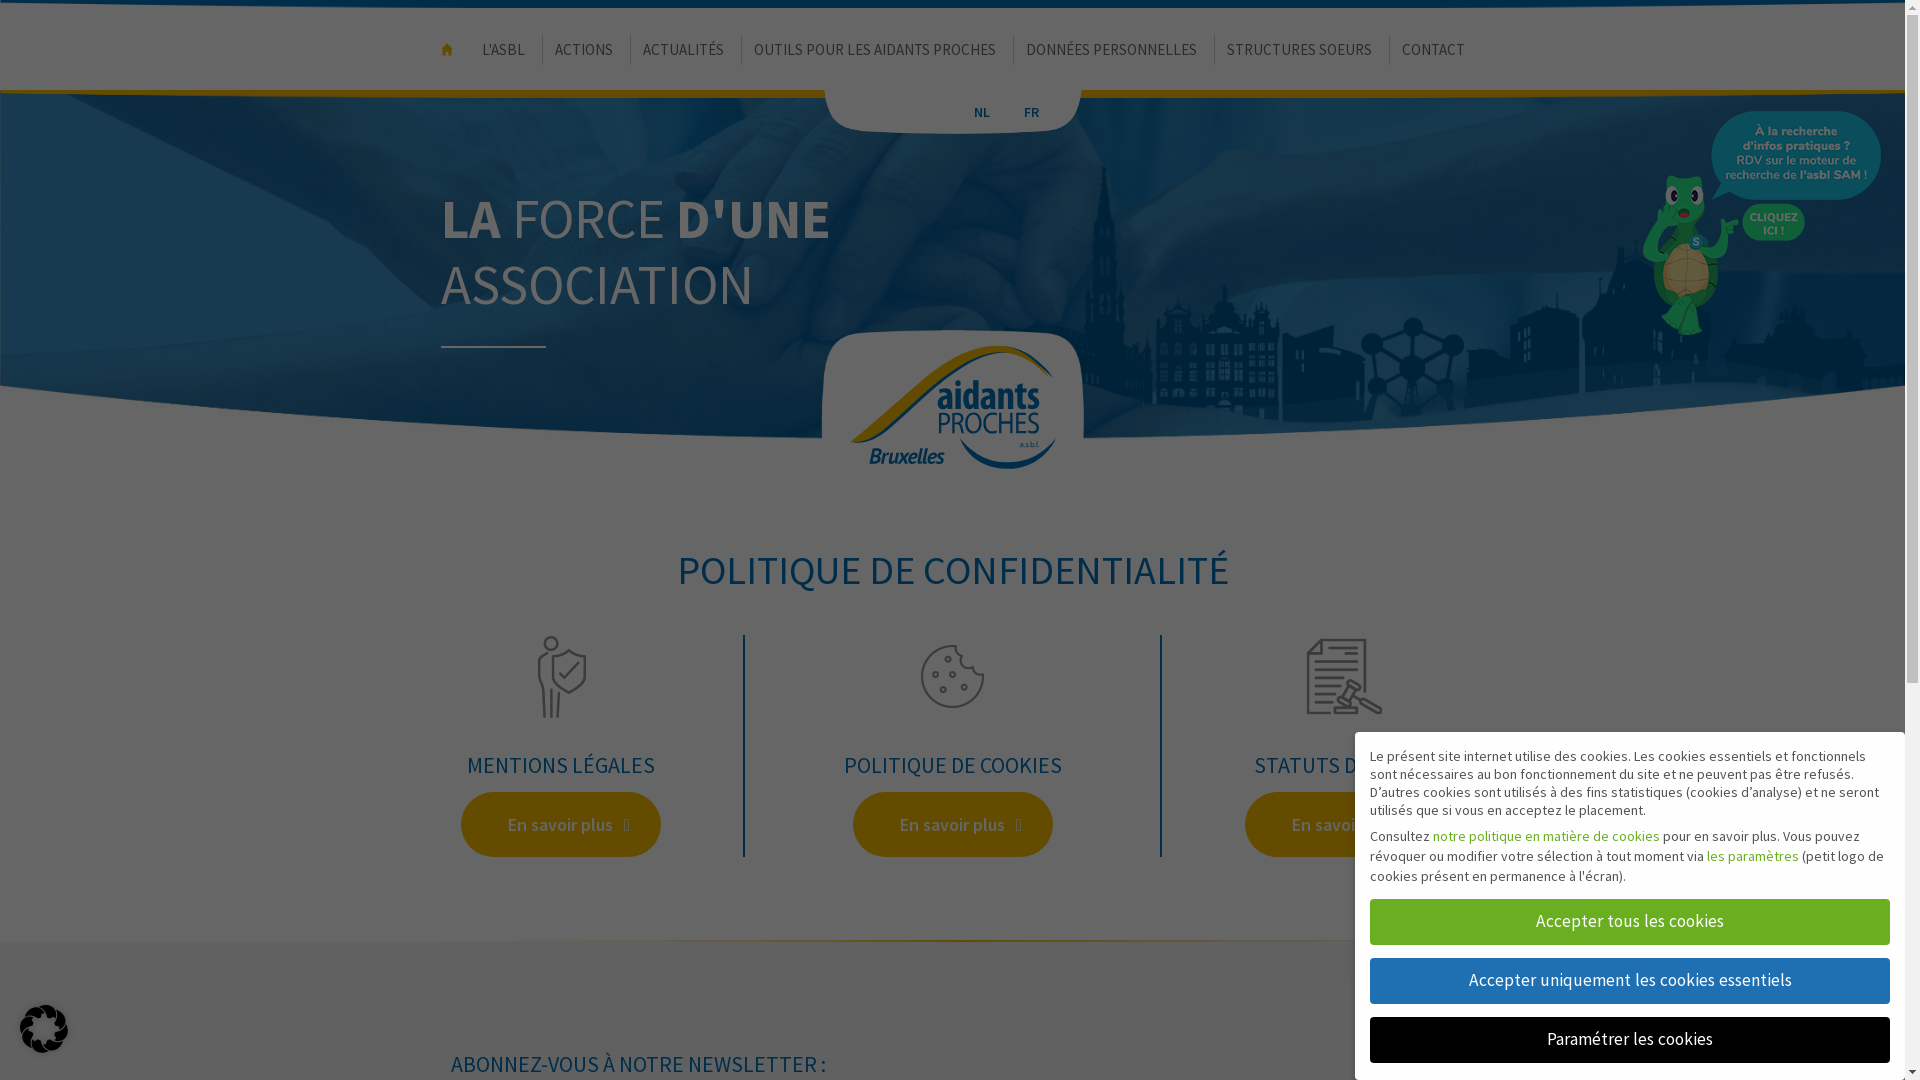  What do you see at coordinates (583, 45) in the screenshot?
I see `'ACTIONS'` at bounding box center [583, 45].